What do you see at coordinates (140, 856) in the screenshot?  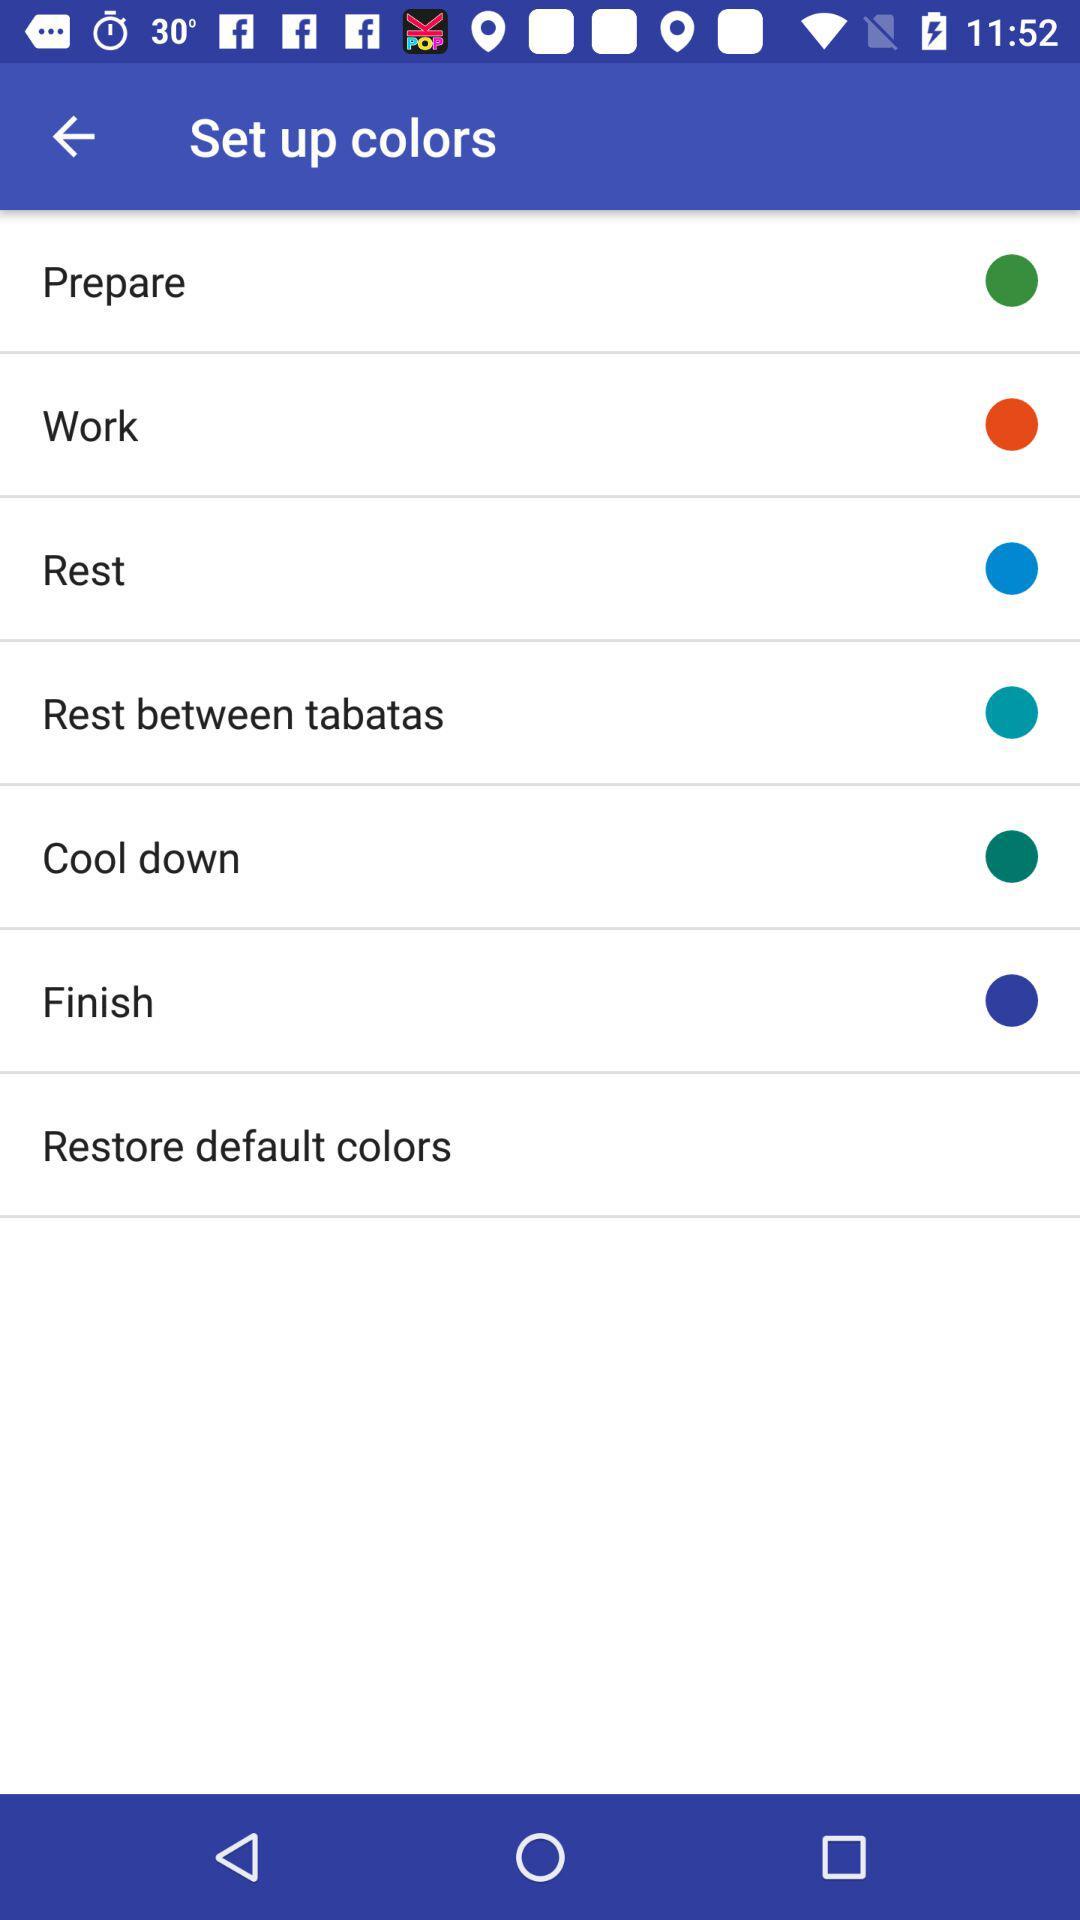 I see `the cool down` at bounding box center [140, 856].